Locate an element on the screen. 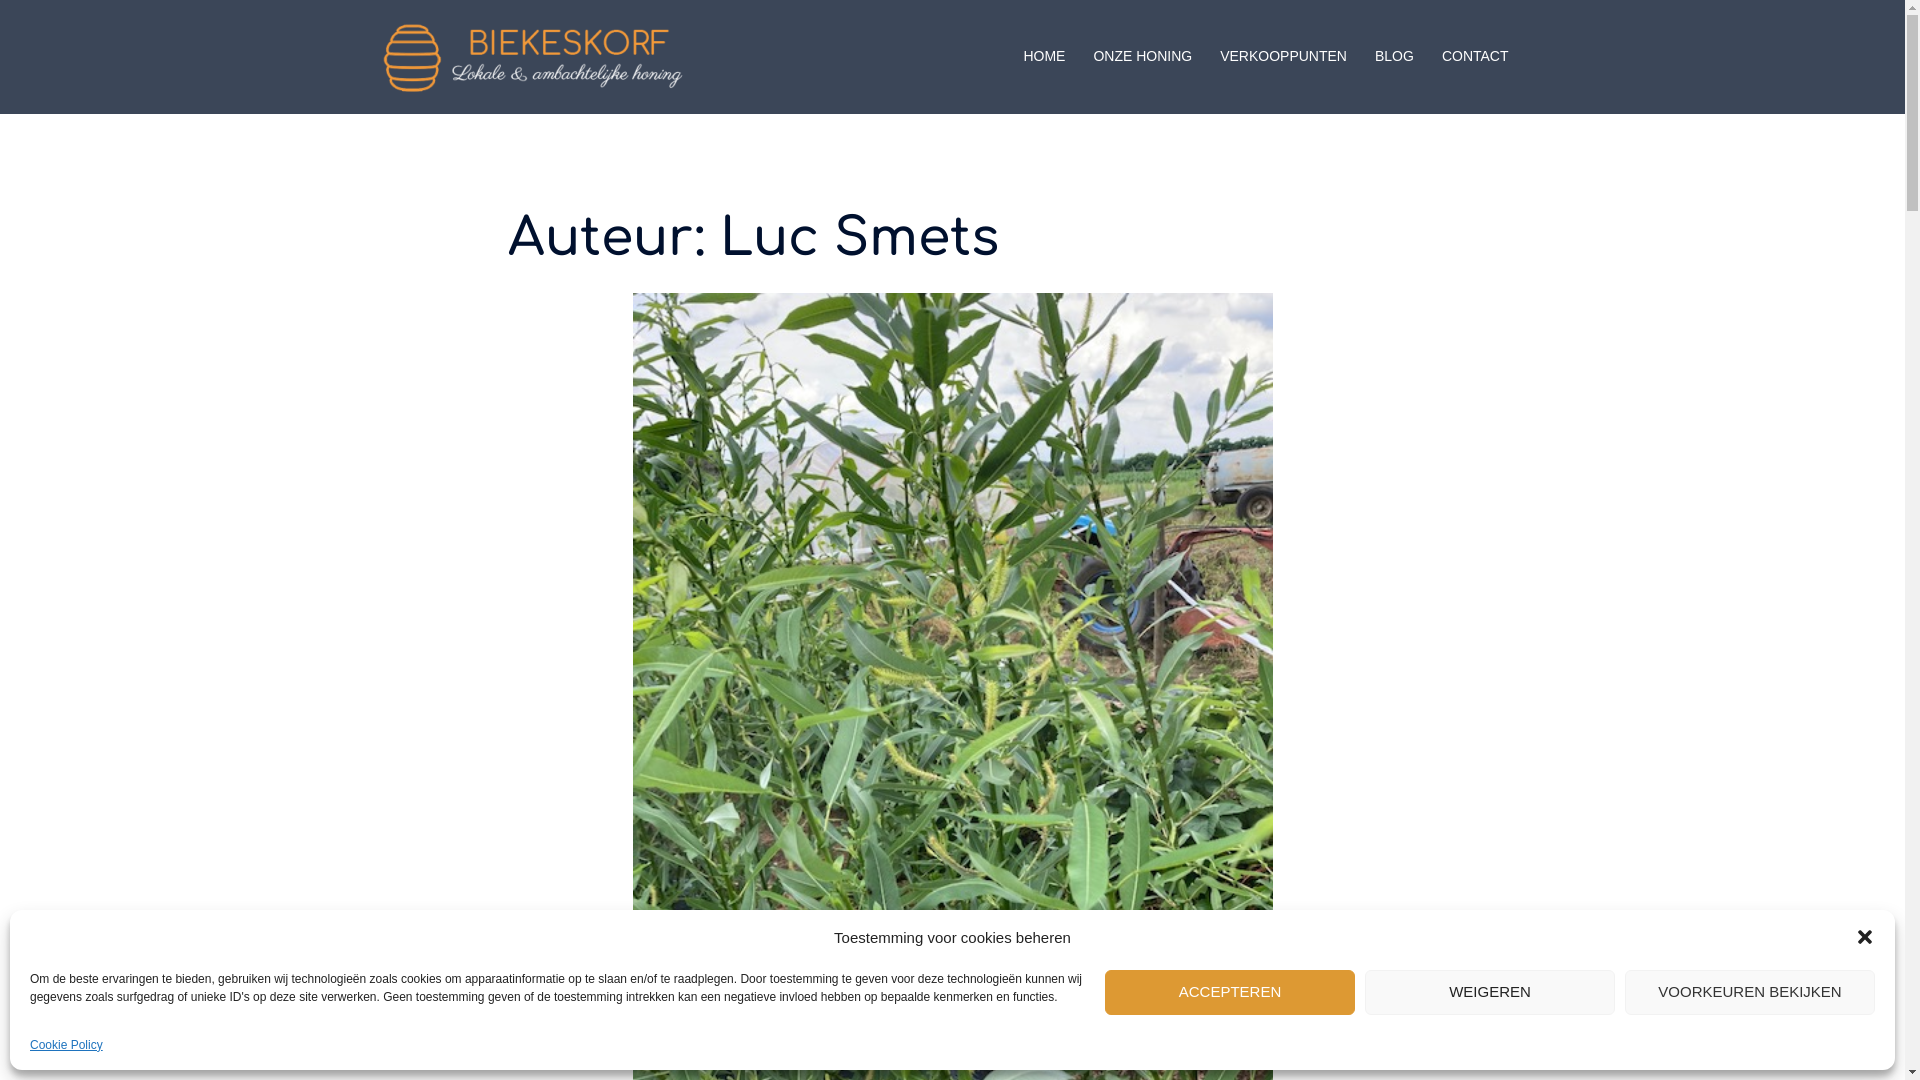 Image resolution: width=1920 pixels, height=1080 pixels. 'VERKOOPPUNTEN' is located at coordinates (1283, 56).